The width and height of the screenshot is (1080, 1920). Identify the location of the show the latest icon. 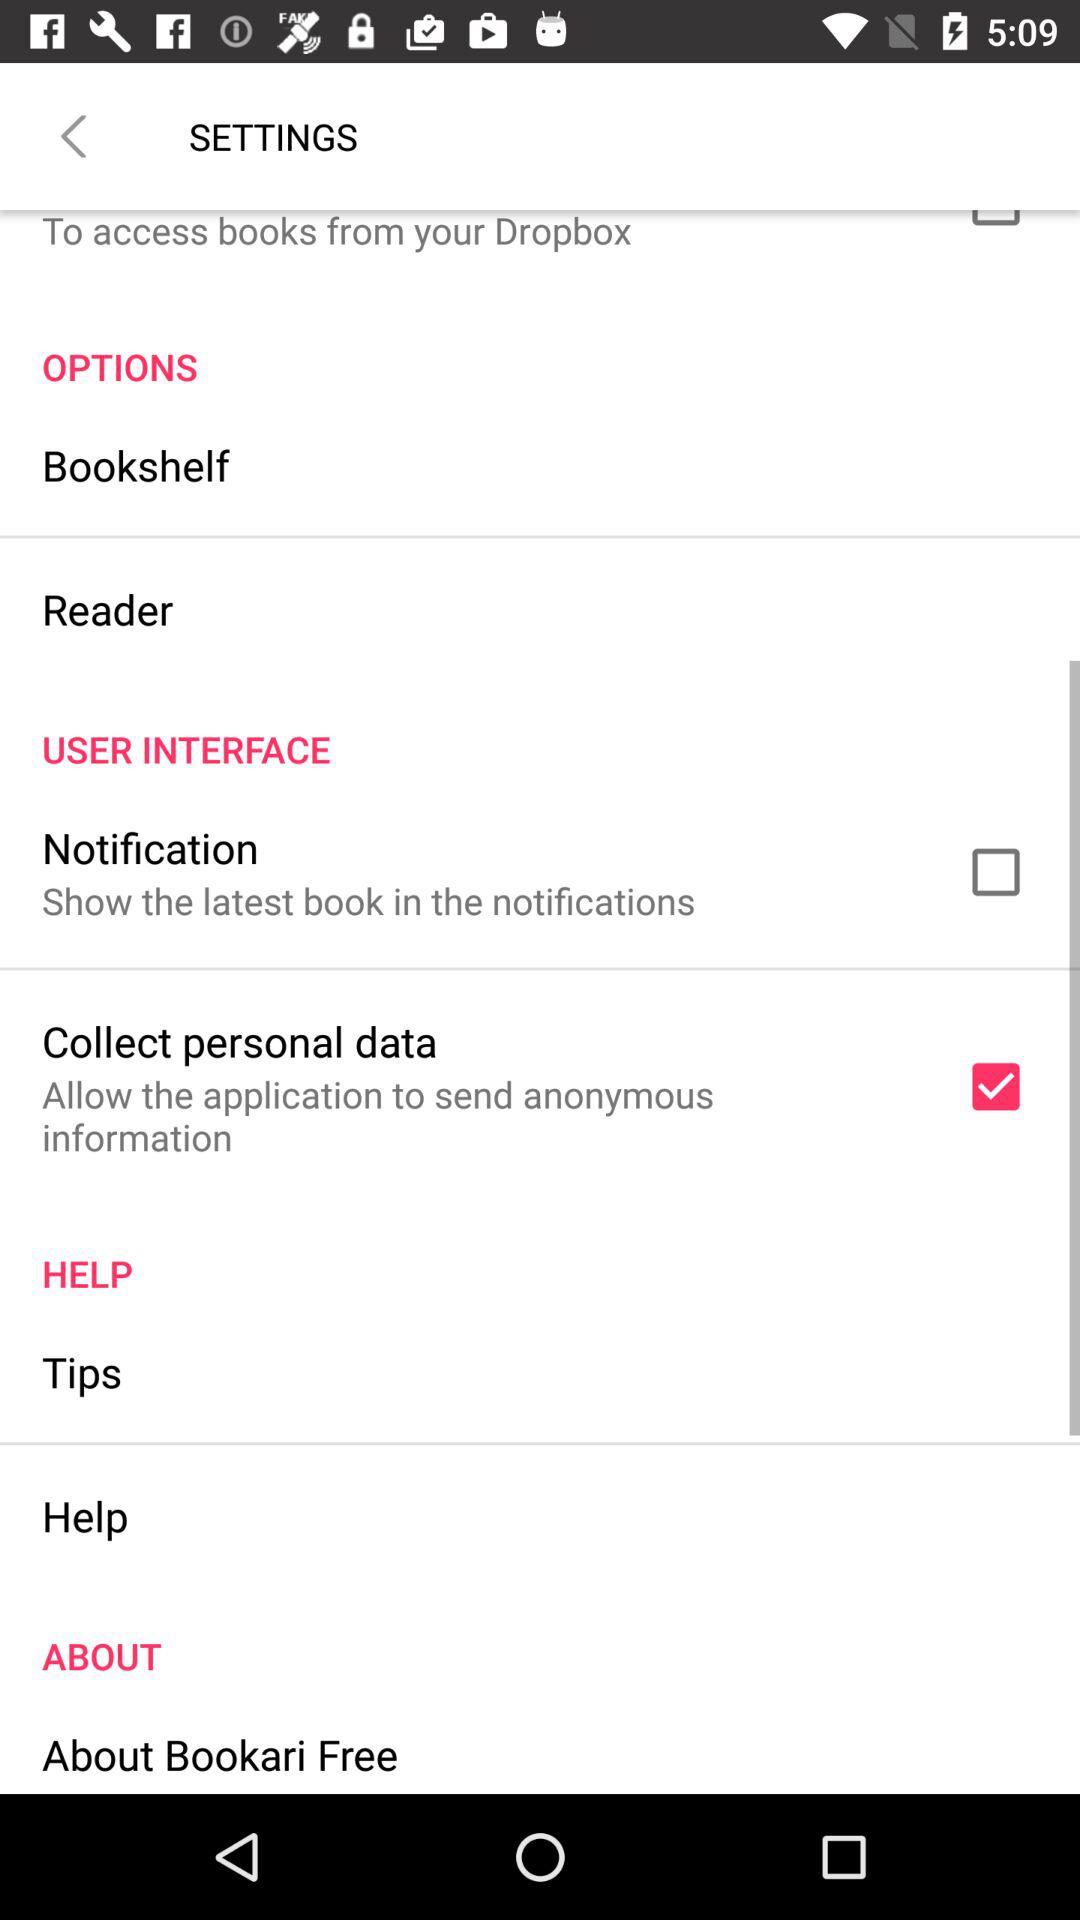
(368, 899).